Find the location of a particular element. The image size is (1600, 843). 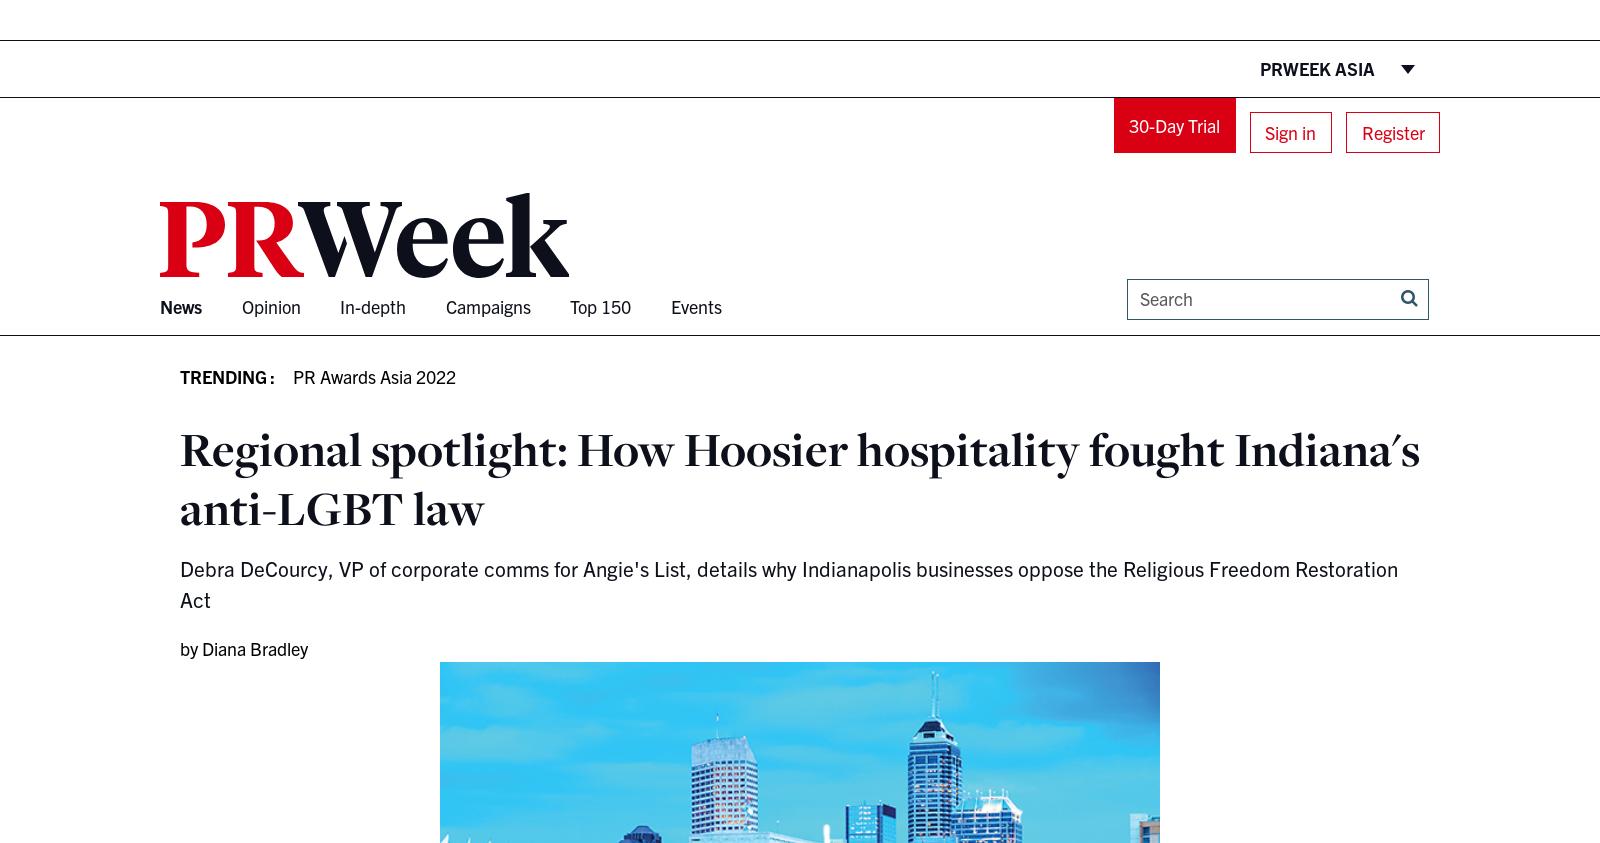

'Events' is located at coordinates (695, 305).